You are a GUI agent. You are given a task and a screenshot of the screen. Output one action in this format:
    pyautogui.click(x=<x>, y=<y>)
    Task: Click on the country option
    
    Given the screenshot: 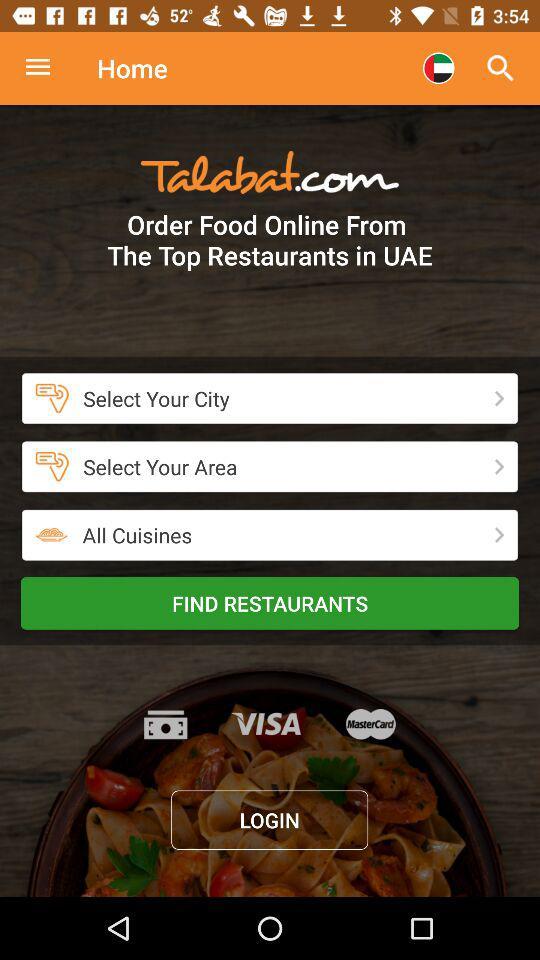 What is the action you would take?
    pyautogui.click(x=437, y=68)
    